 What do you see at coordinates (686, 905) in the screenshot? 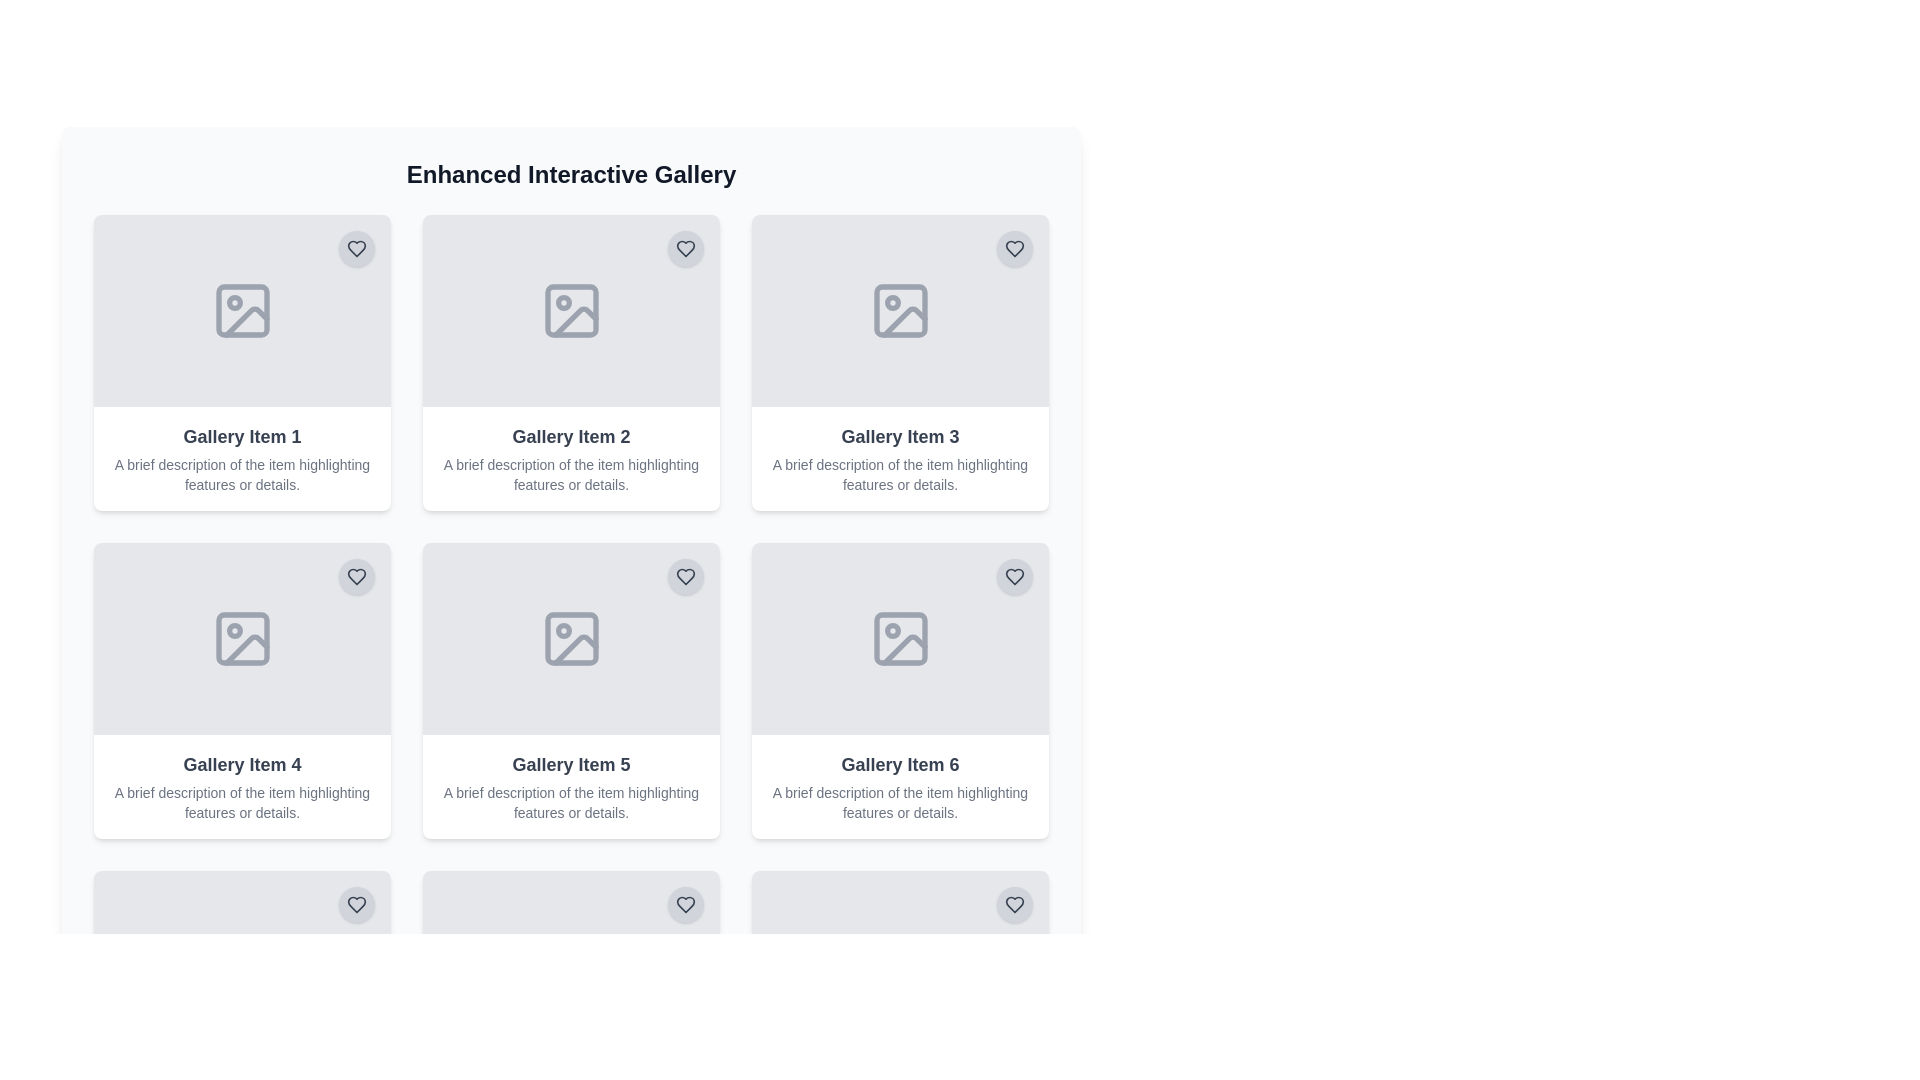
I see `the heart icon located in the top-right corner of the sixth gallery card` at bounding box center [686, 905].